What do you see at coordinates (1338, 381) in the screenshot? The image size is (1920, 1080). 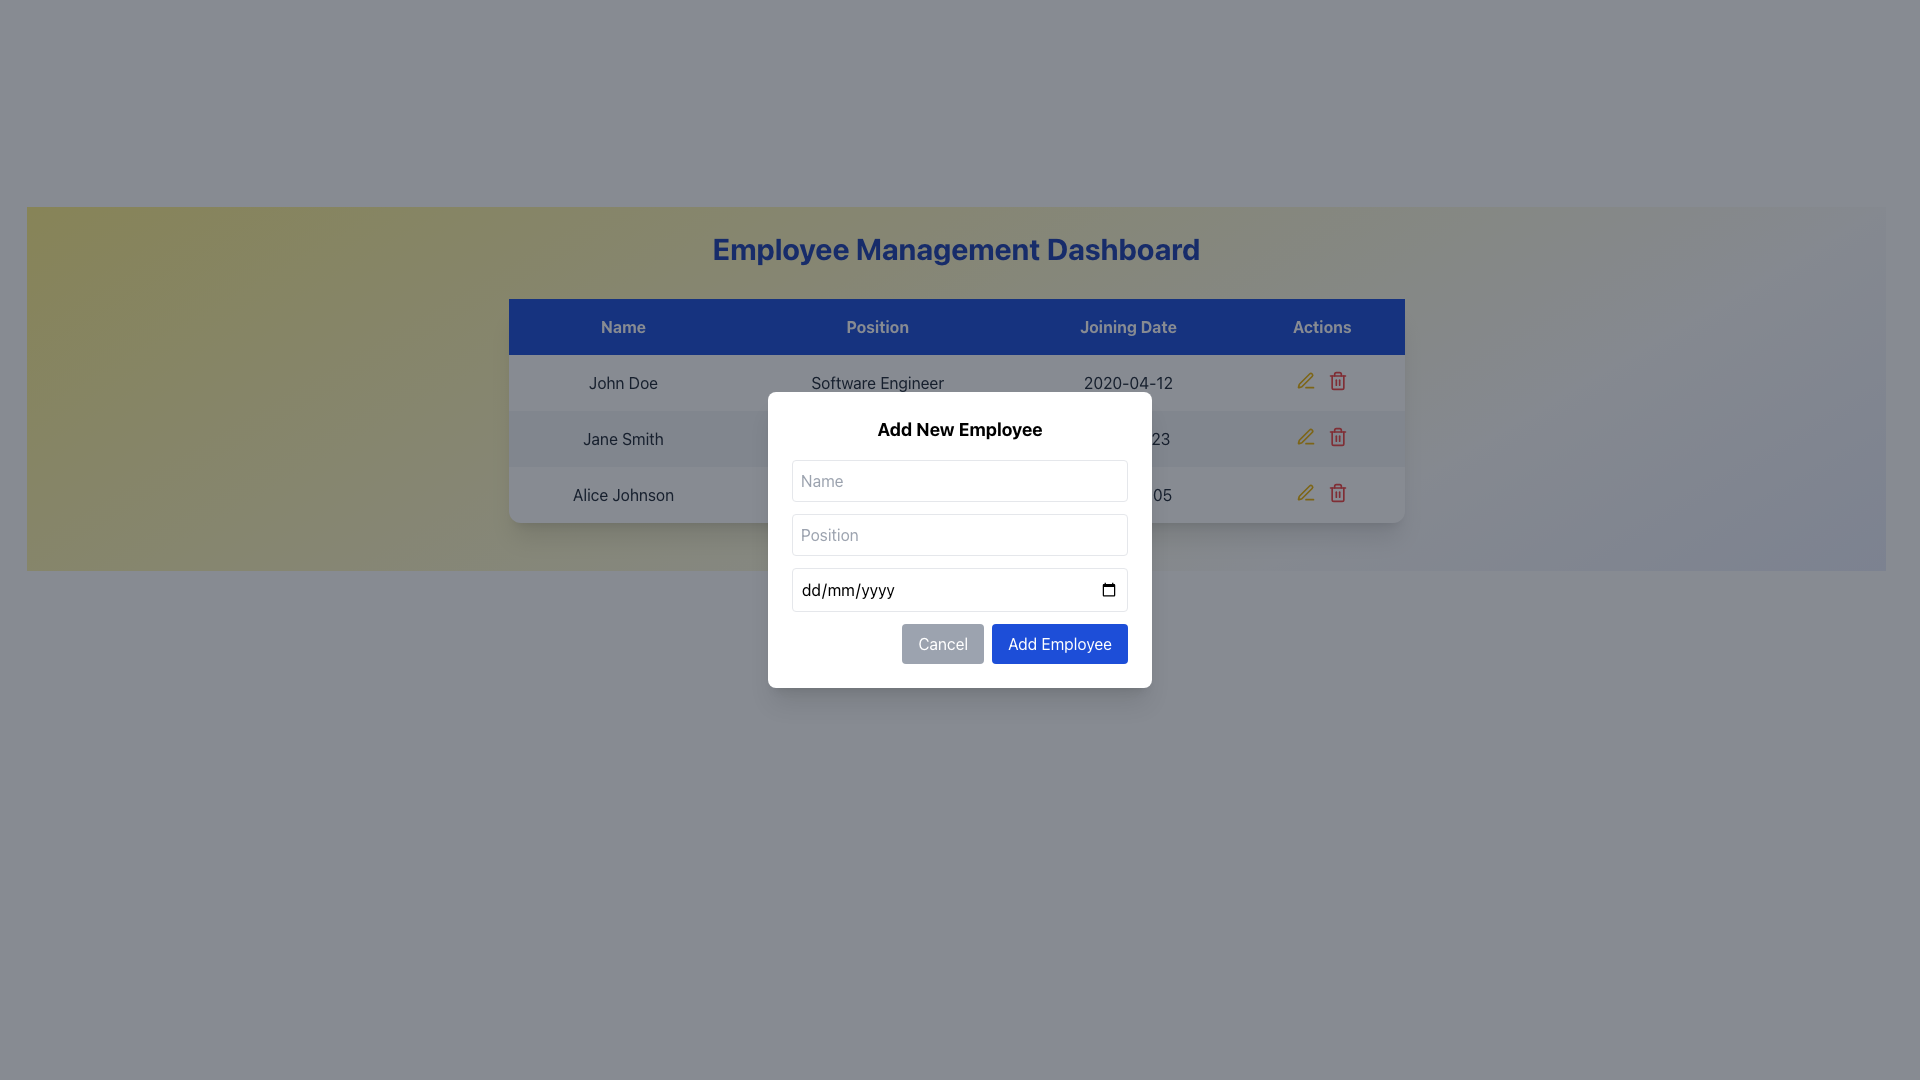 I see `the delete button for John Doe's entry, which is the last button in the 'Actions' column of the first row in the table` at bounding box center [1338, 381].